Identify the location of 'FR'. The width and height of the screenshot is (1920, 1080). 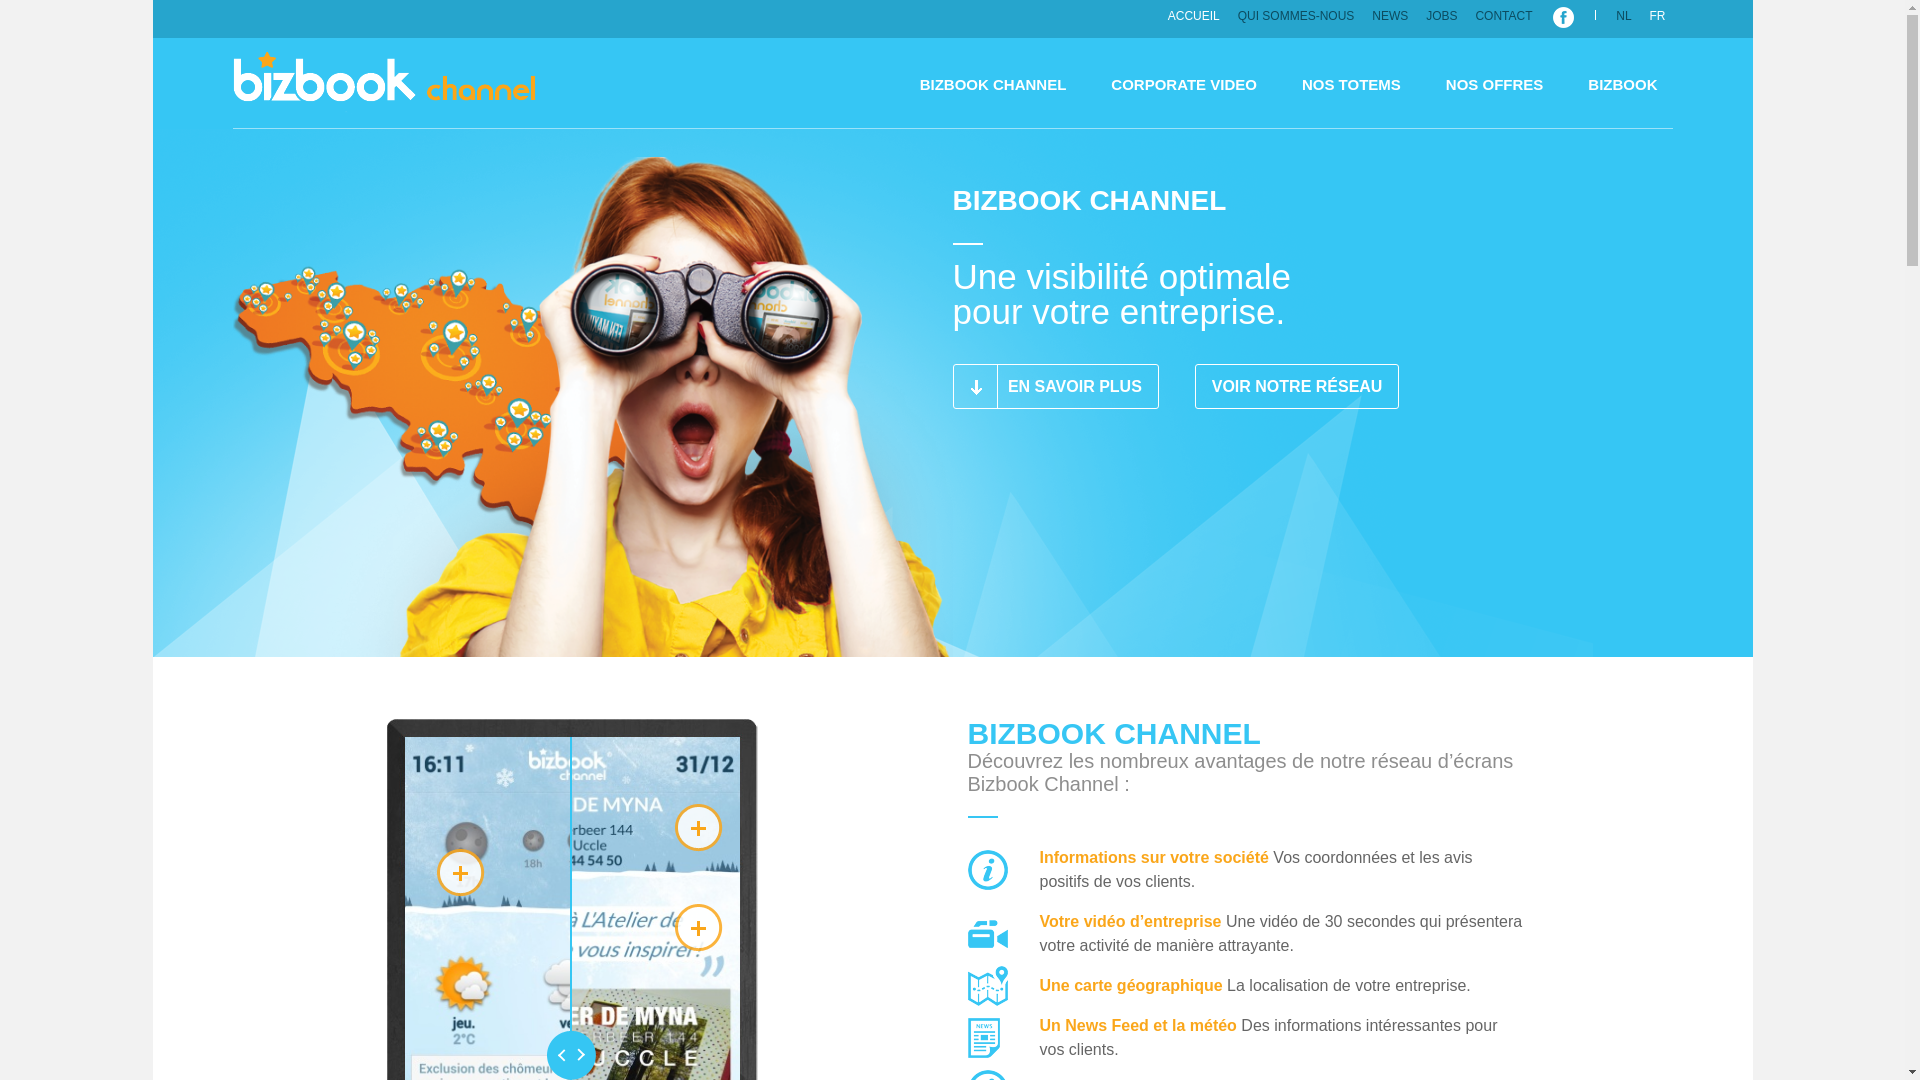
(1657, 15).